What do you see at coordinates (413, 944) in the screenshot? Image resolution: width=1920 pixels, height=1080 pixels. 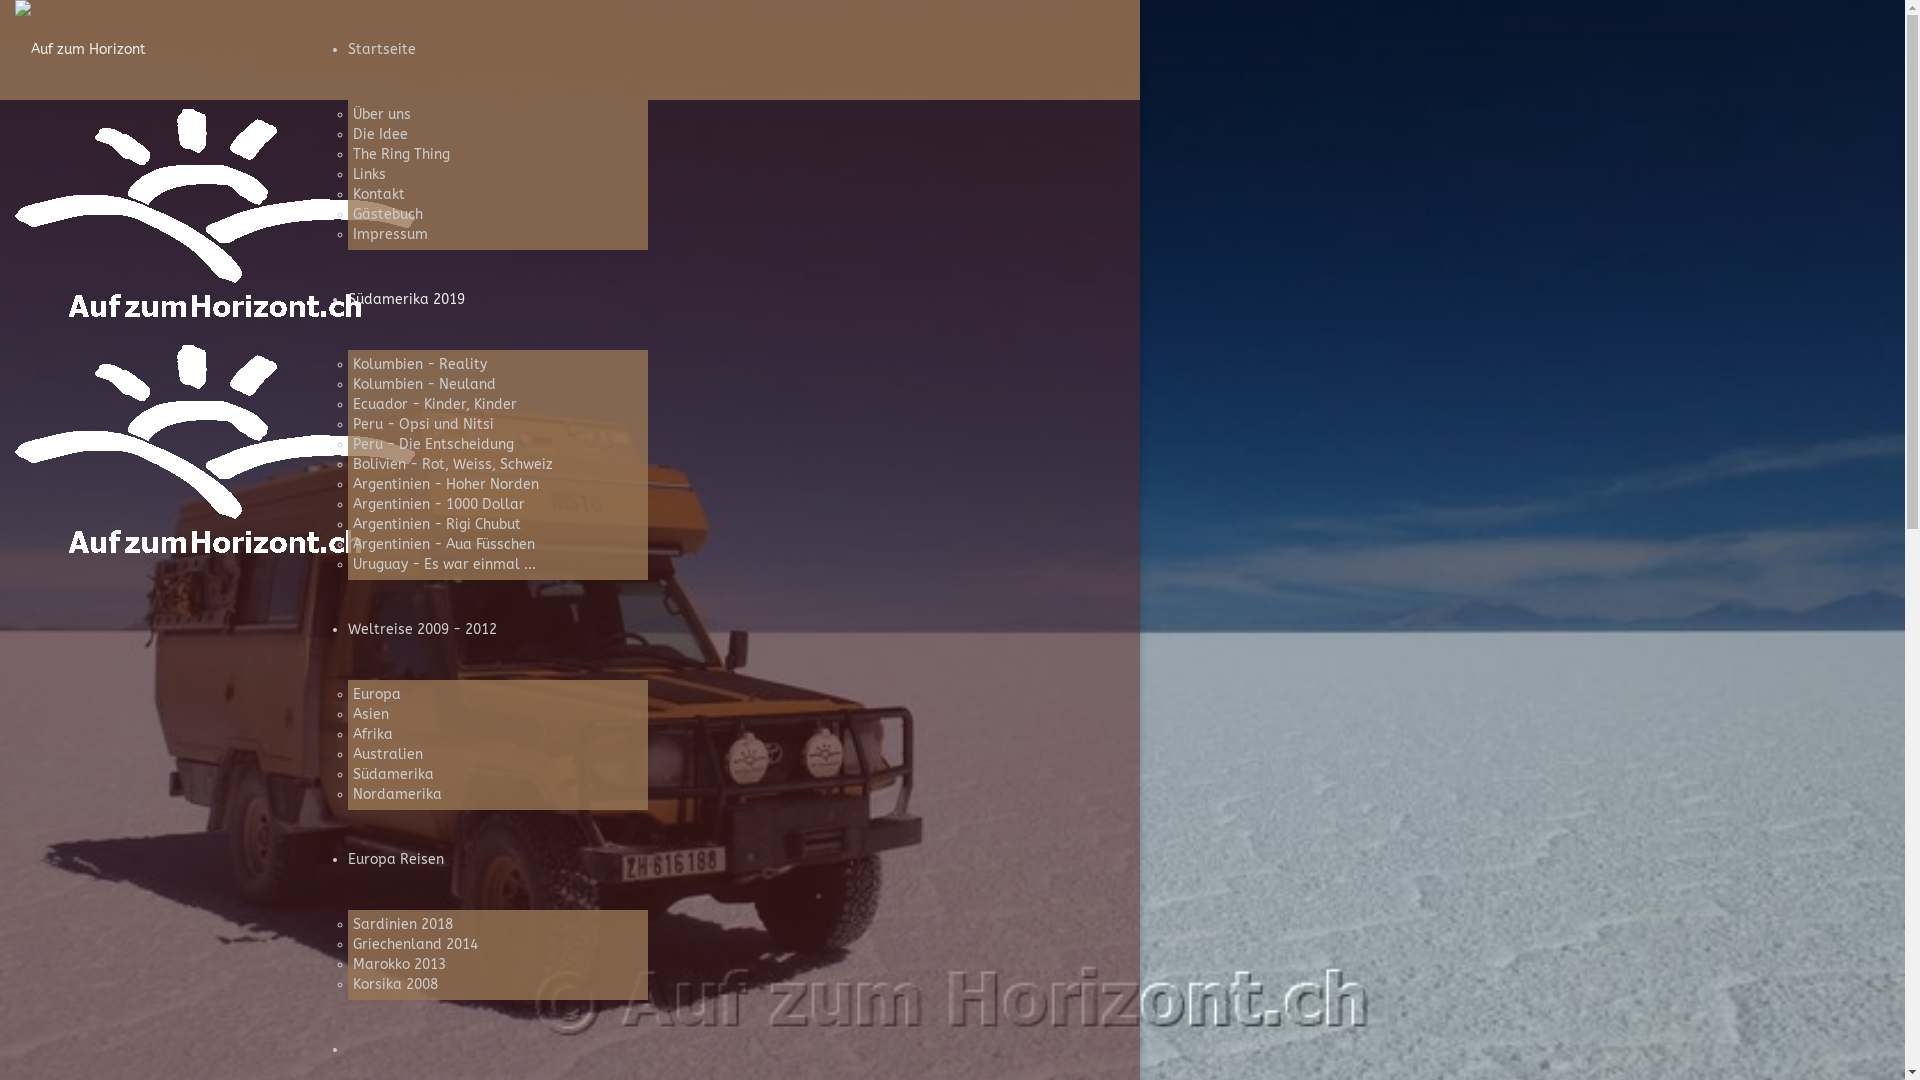 I see `'Griechenland 2014'` at bounding box center [413, 944].